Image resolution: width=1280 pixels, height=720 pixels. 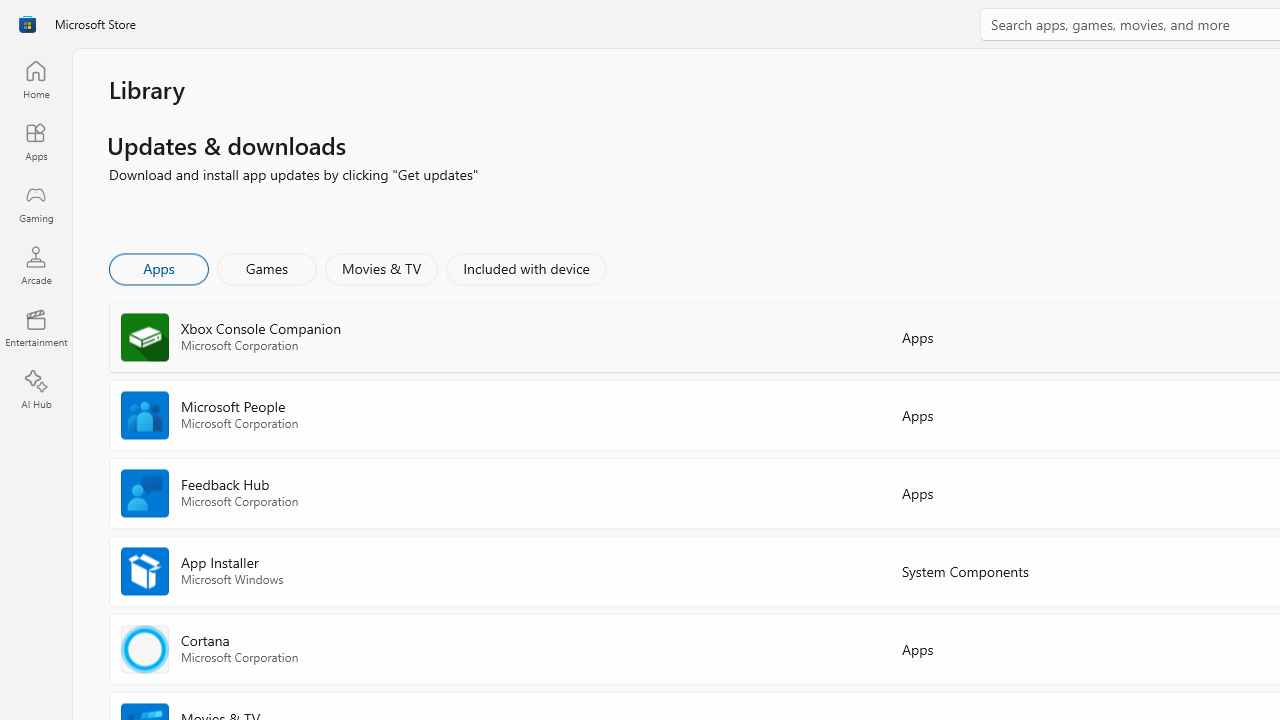 What do you see at coordinates (35, 264) in the screenshot?
I see `'Arcade'` at bounding box center [35, 264].